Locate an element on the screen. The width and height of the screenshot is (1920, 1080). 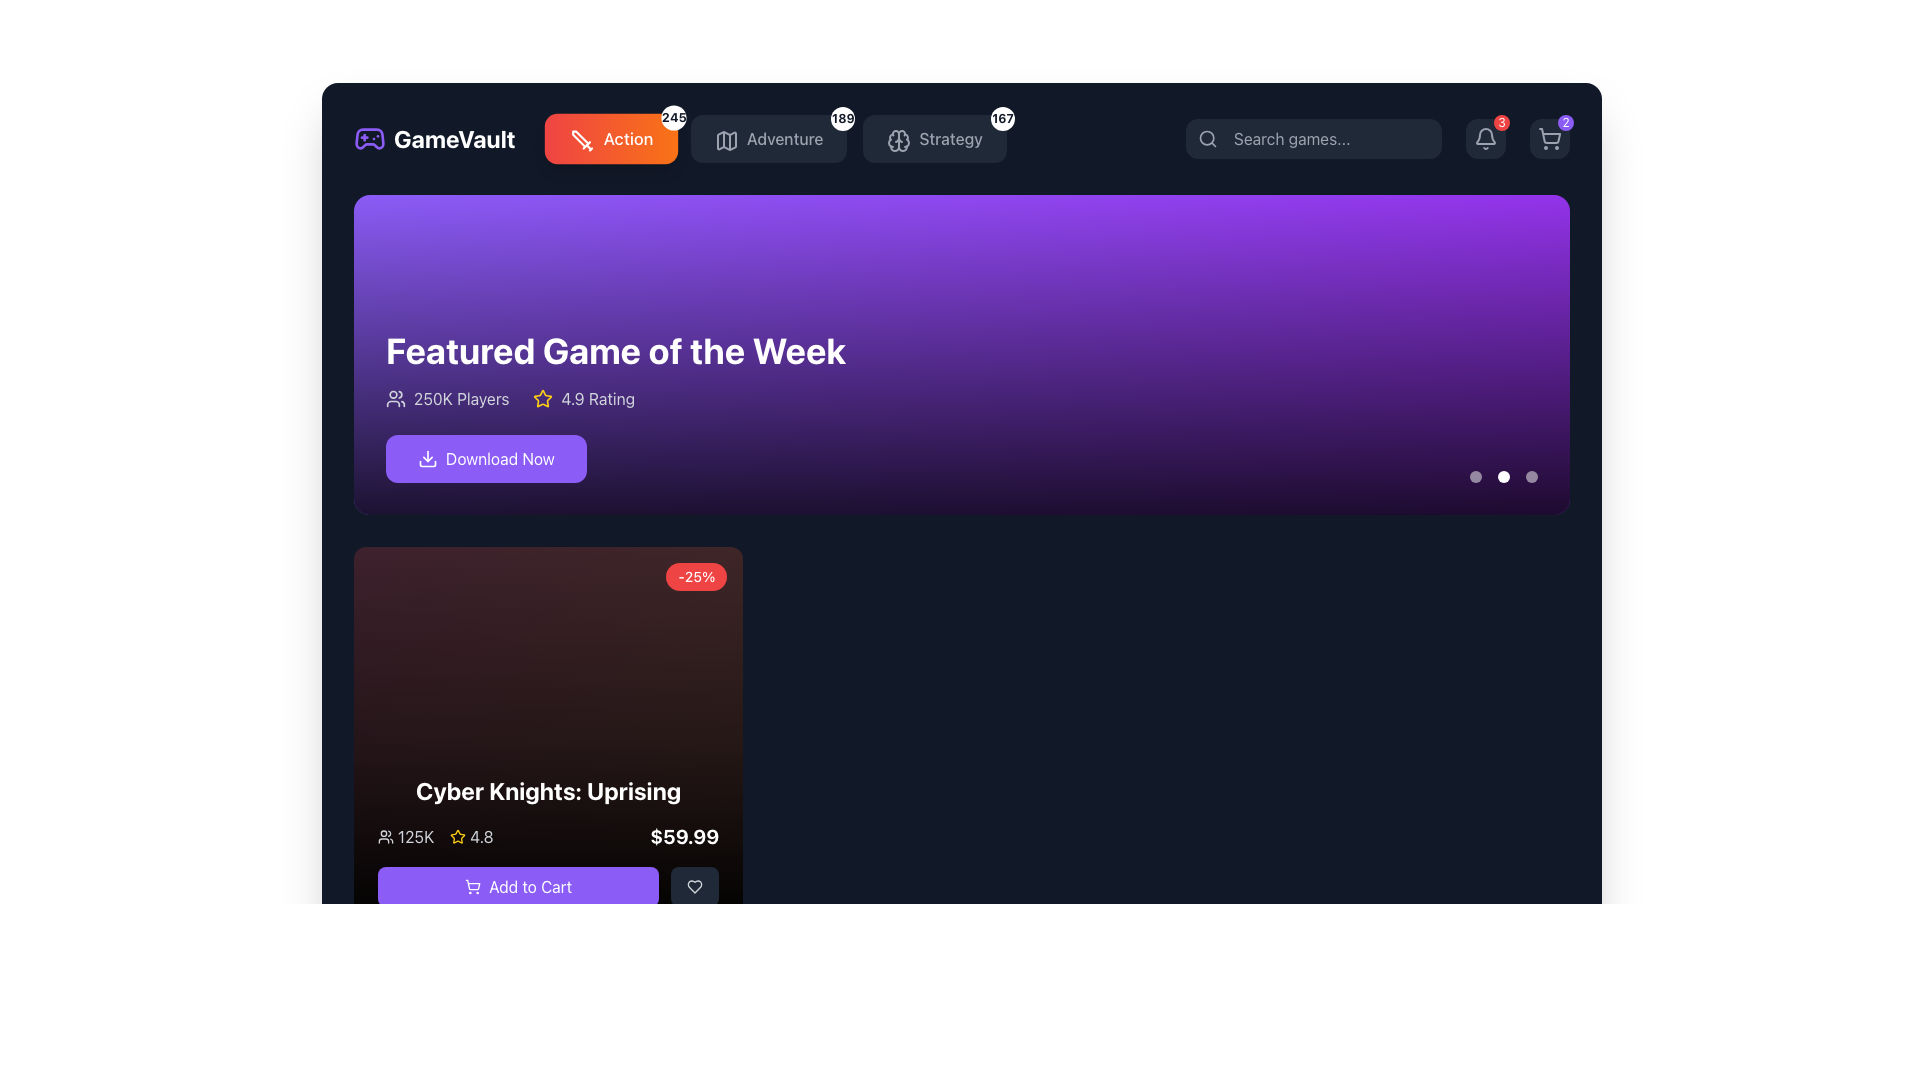
the SVG icon serving as a visual indicator for the 'Strategy' category located in the navigation bar, situated to the right of the 'Action' and 'Adventure' tabs is located at coordinates (898, 140).